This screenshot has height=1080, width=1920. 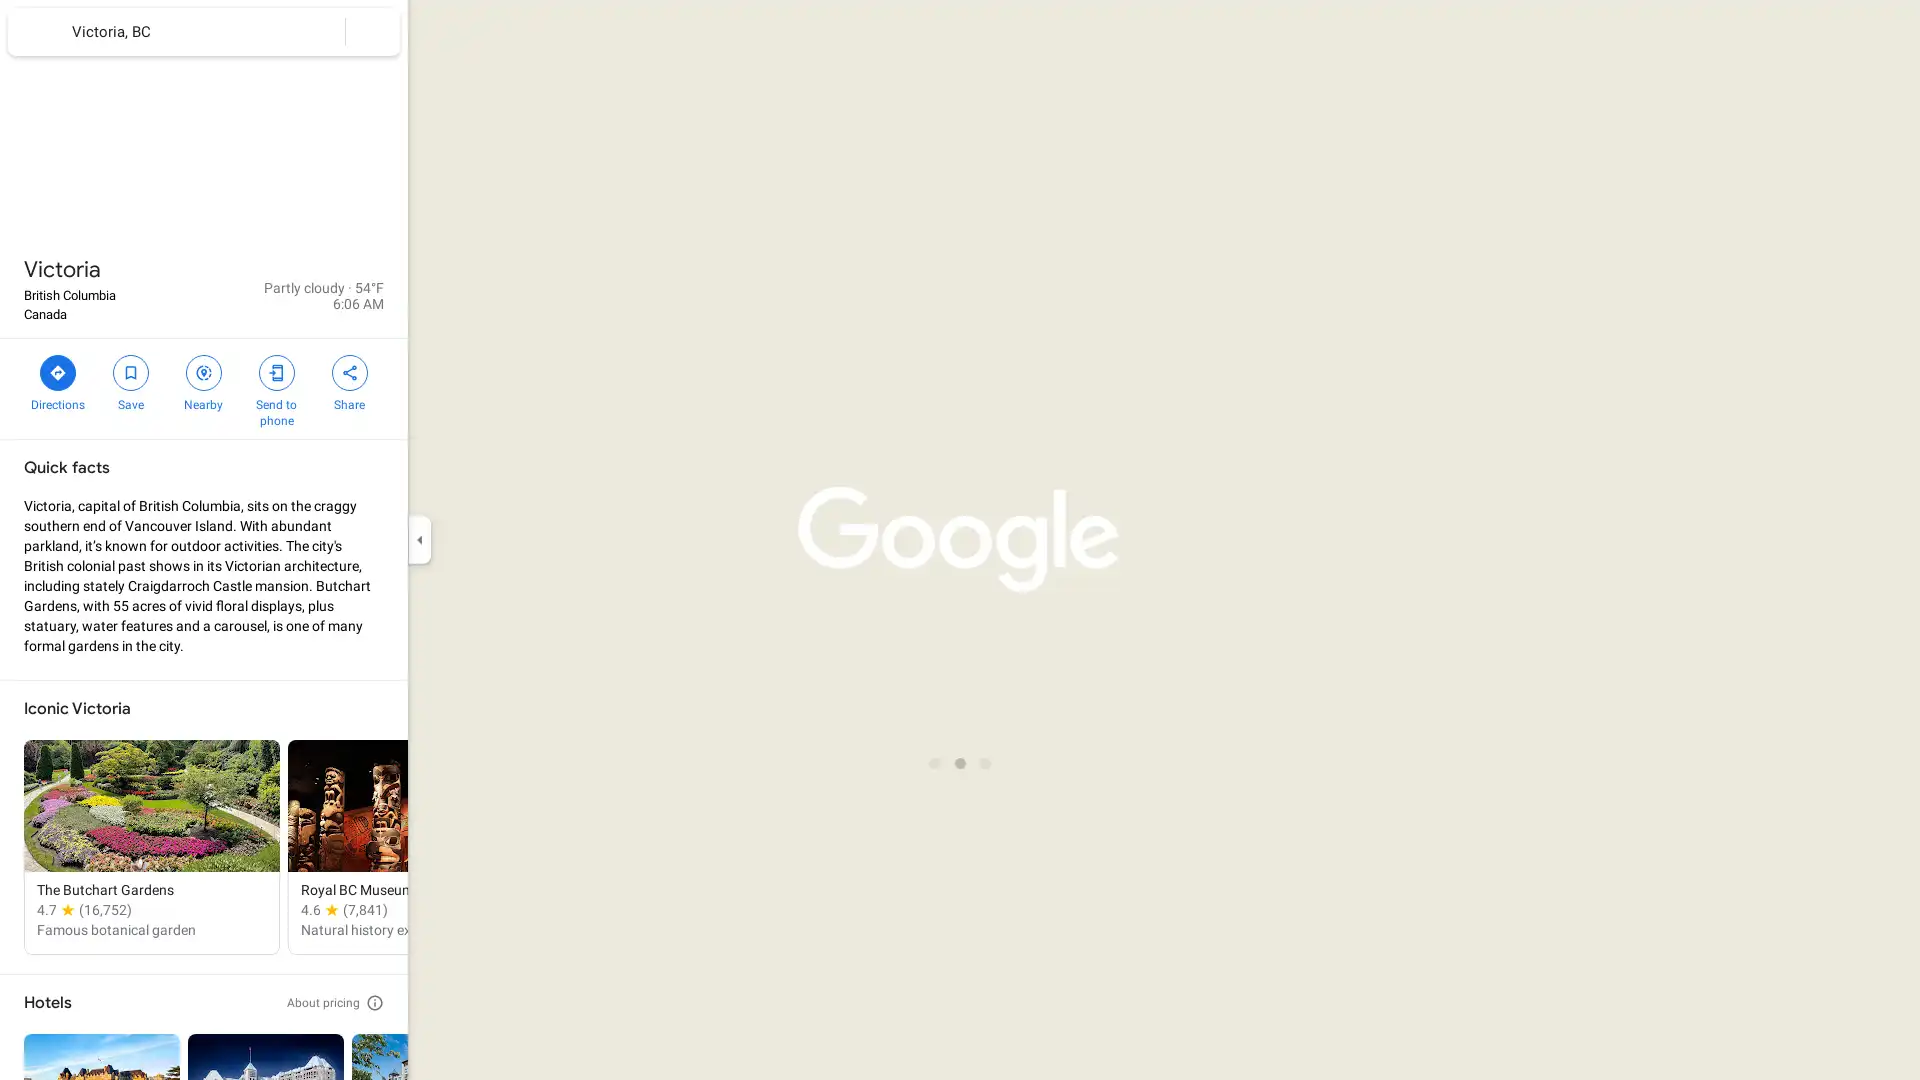 What do you see at coordinates (35, 34) in the screenshot?
I see `Menu` at bounding box center [35, 34].